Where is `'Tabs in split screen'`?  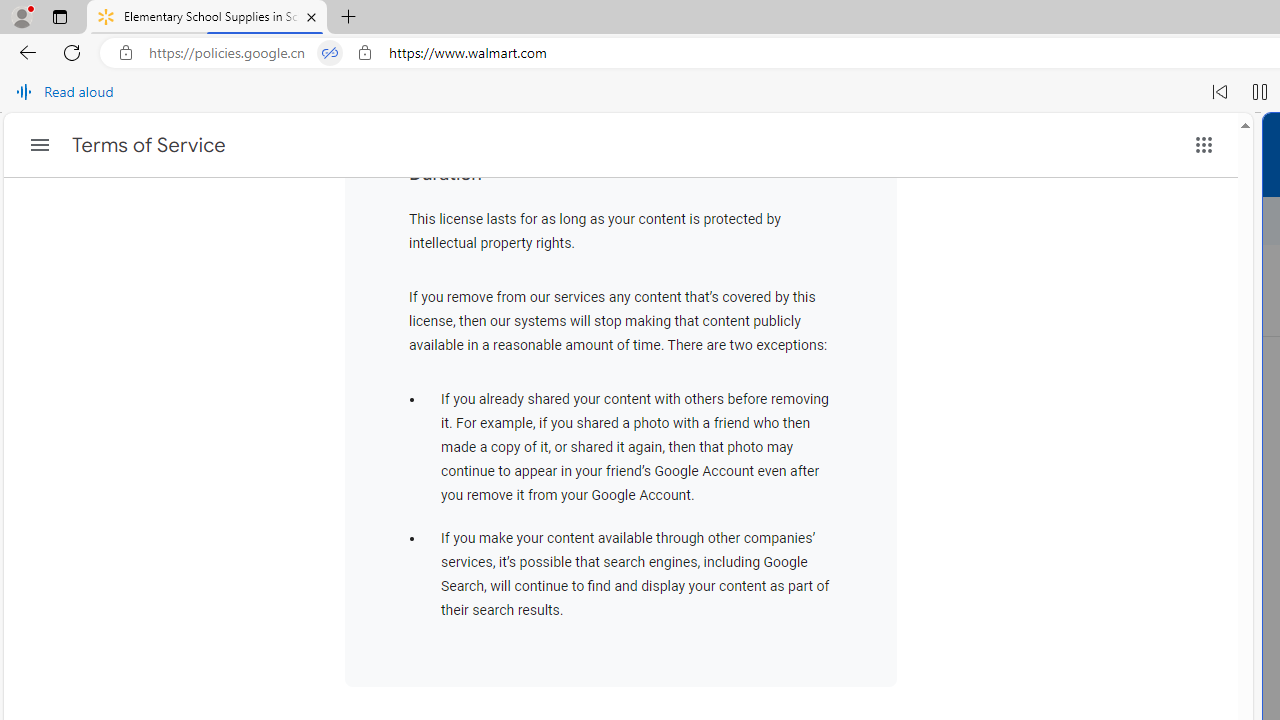
'Tabs in split screen' is located at coordinates (330, 52).